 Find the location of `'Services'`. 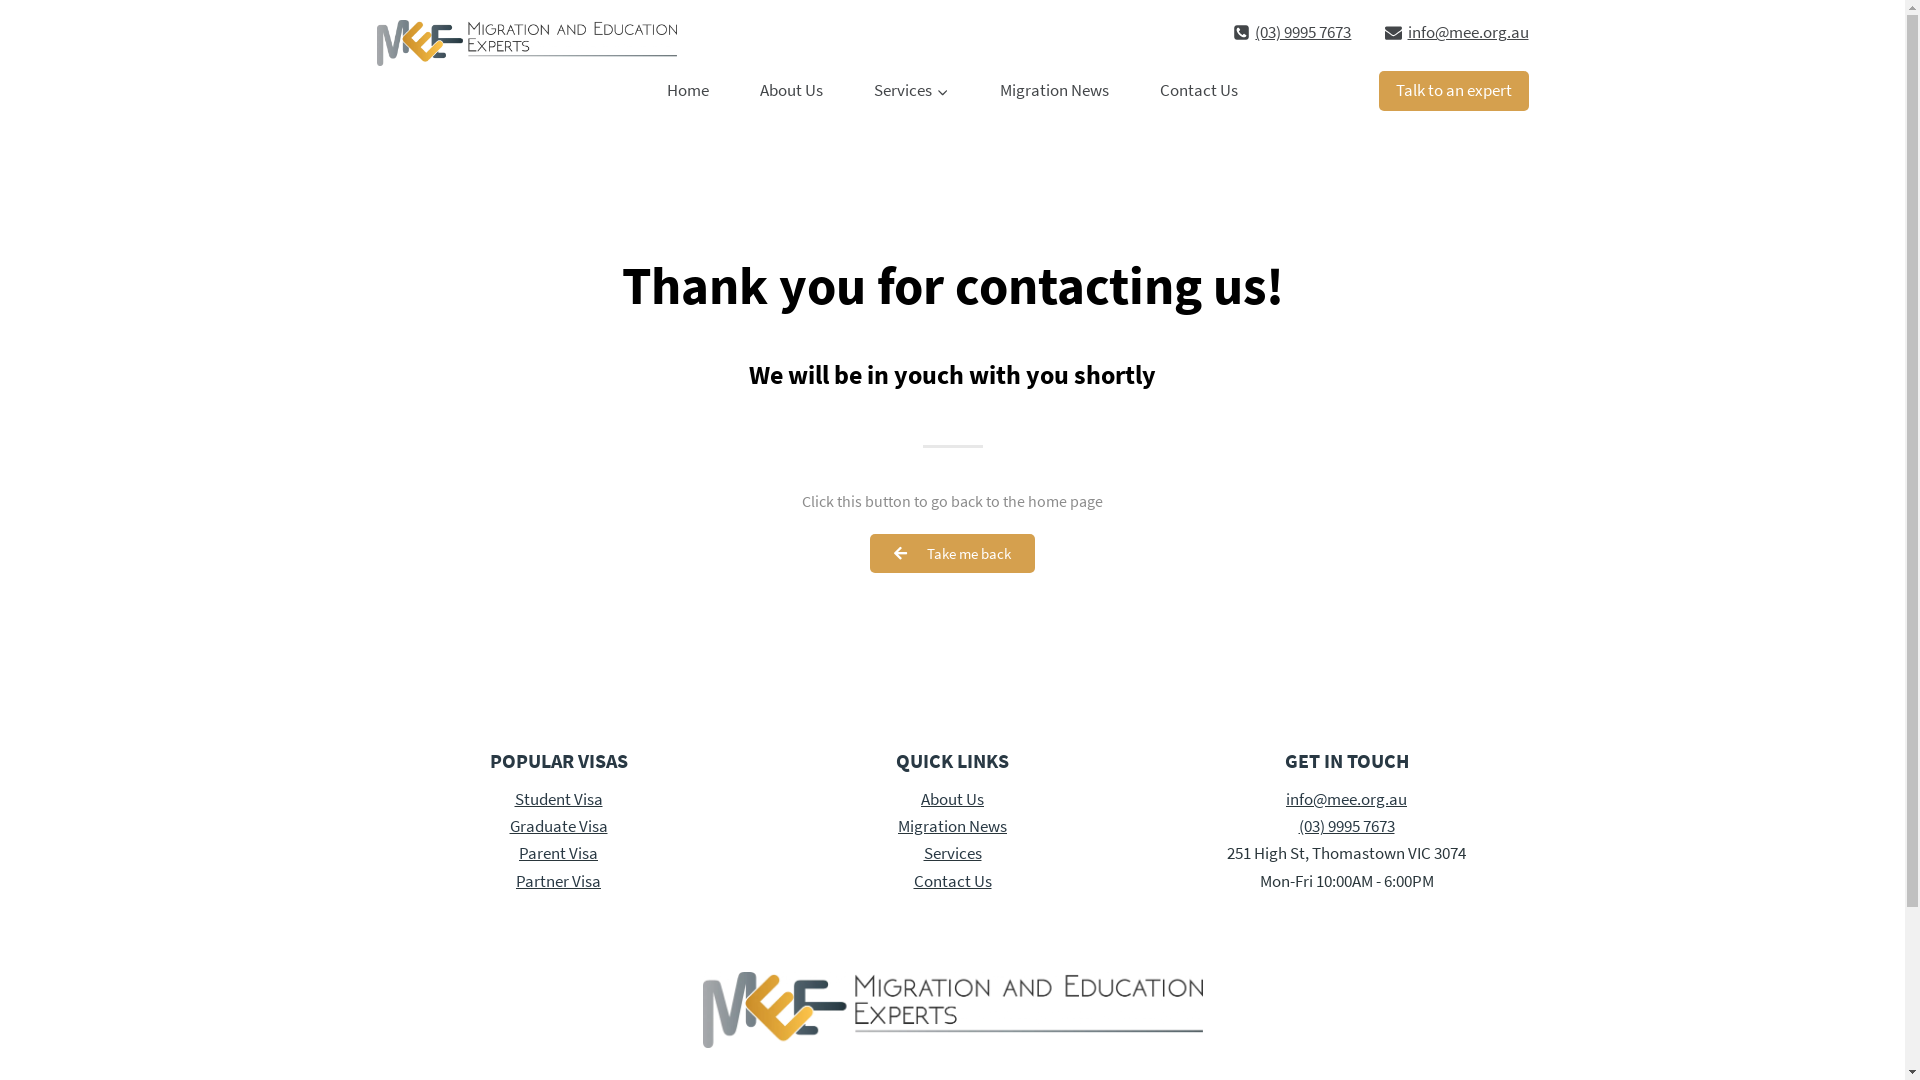

'Services' is located at coordinates (910, 91).